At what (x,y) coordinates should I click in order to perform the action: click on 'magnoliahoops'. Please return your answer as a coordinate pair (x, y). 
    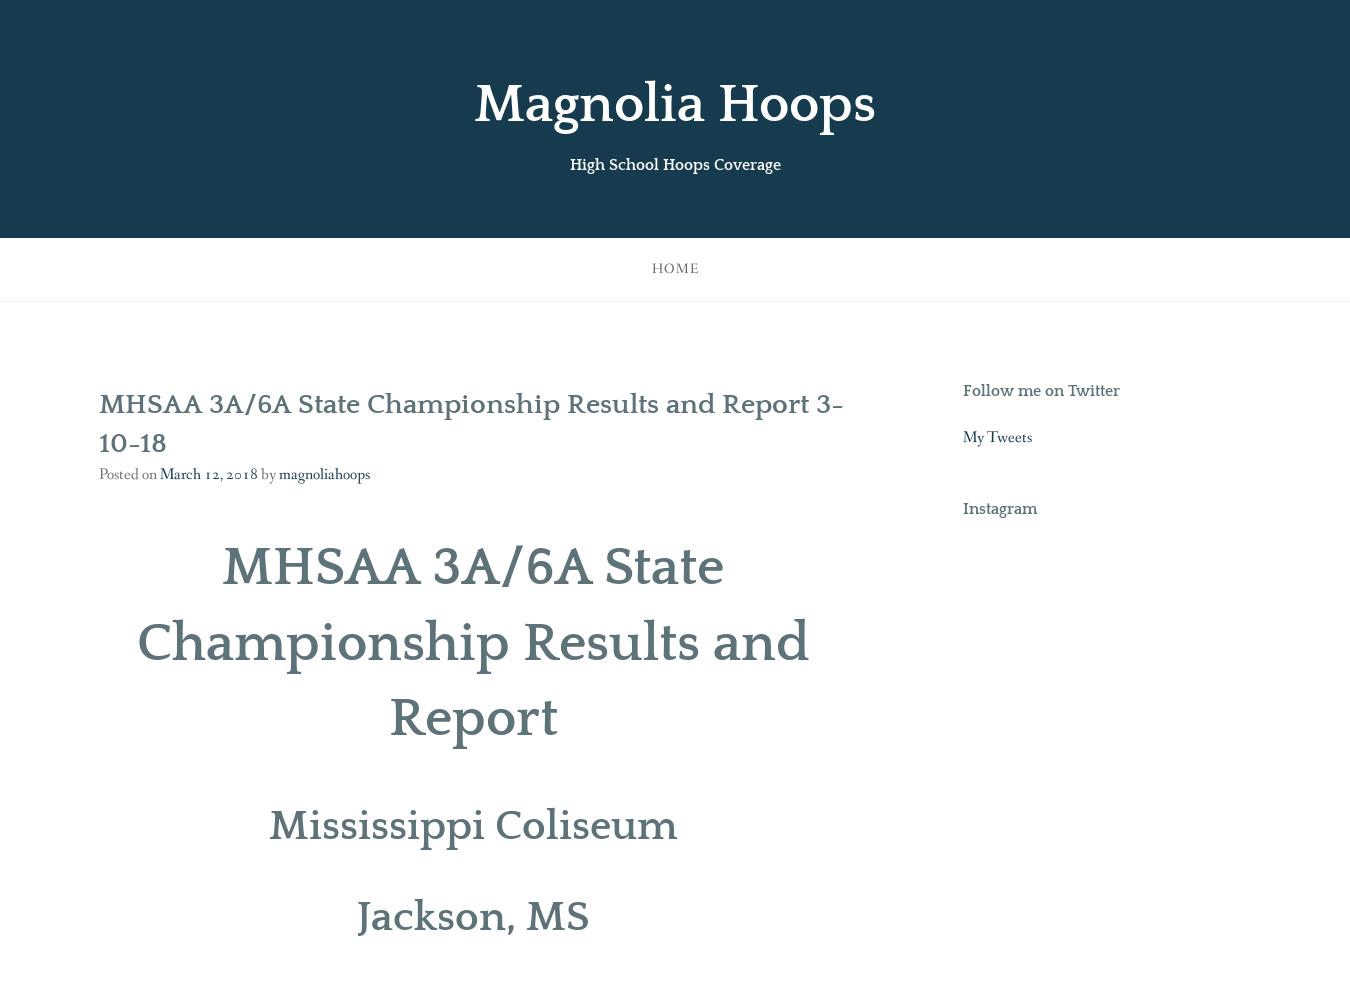
    Looking at the image, I should click on (323, 473).